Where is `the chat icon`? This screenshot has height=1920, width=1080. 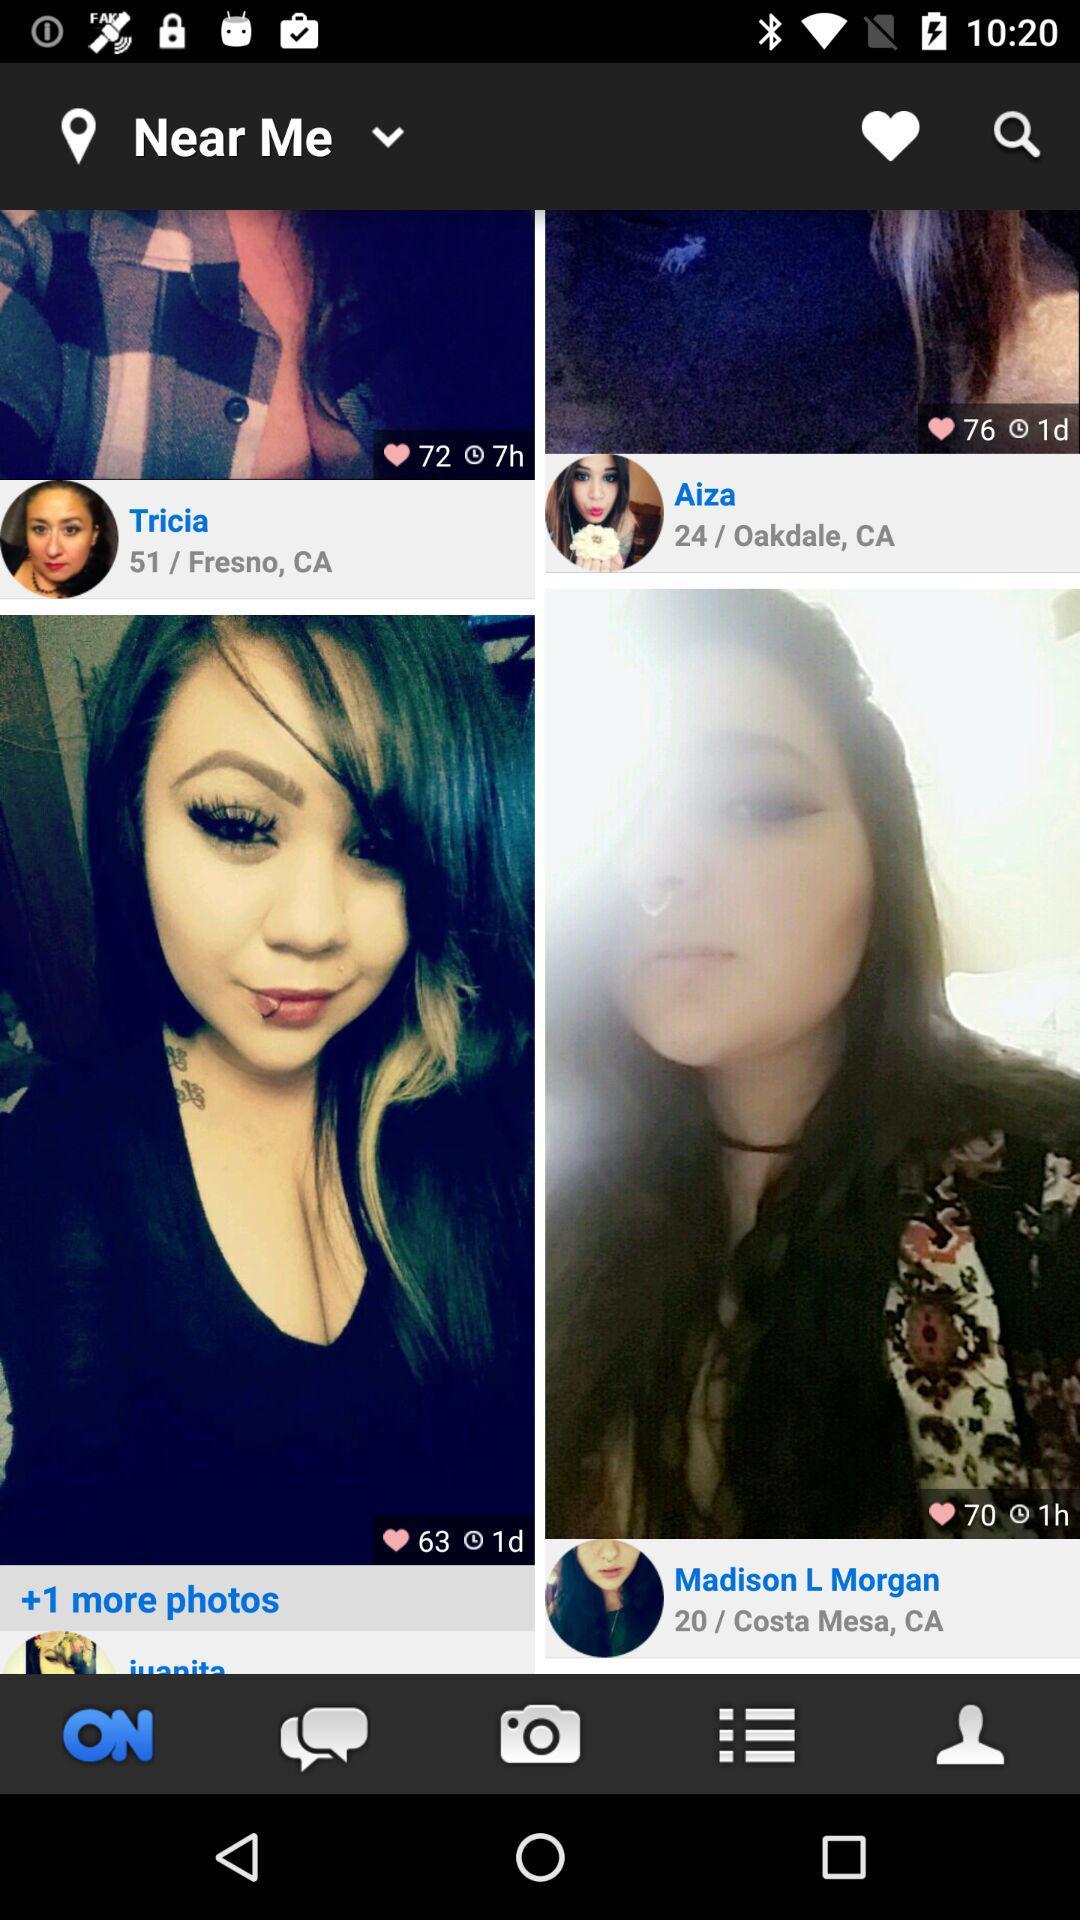 the chat icon is located at coordinates (323, 1733).